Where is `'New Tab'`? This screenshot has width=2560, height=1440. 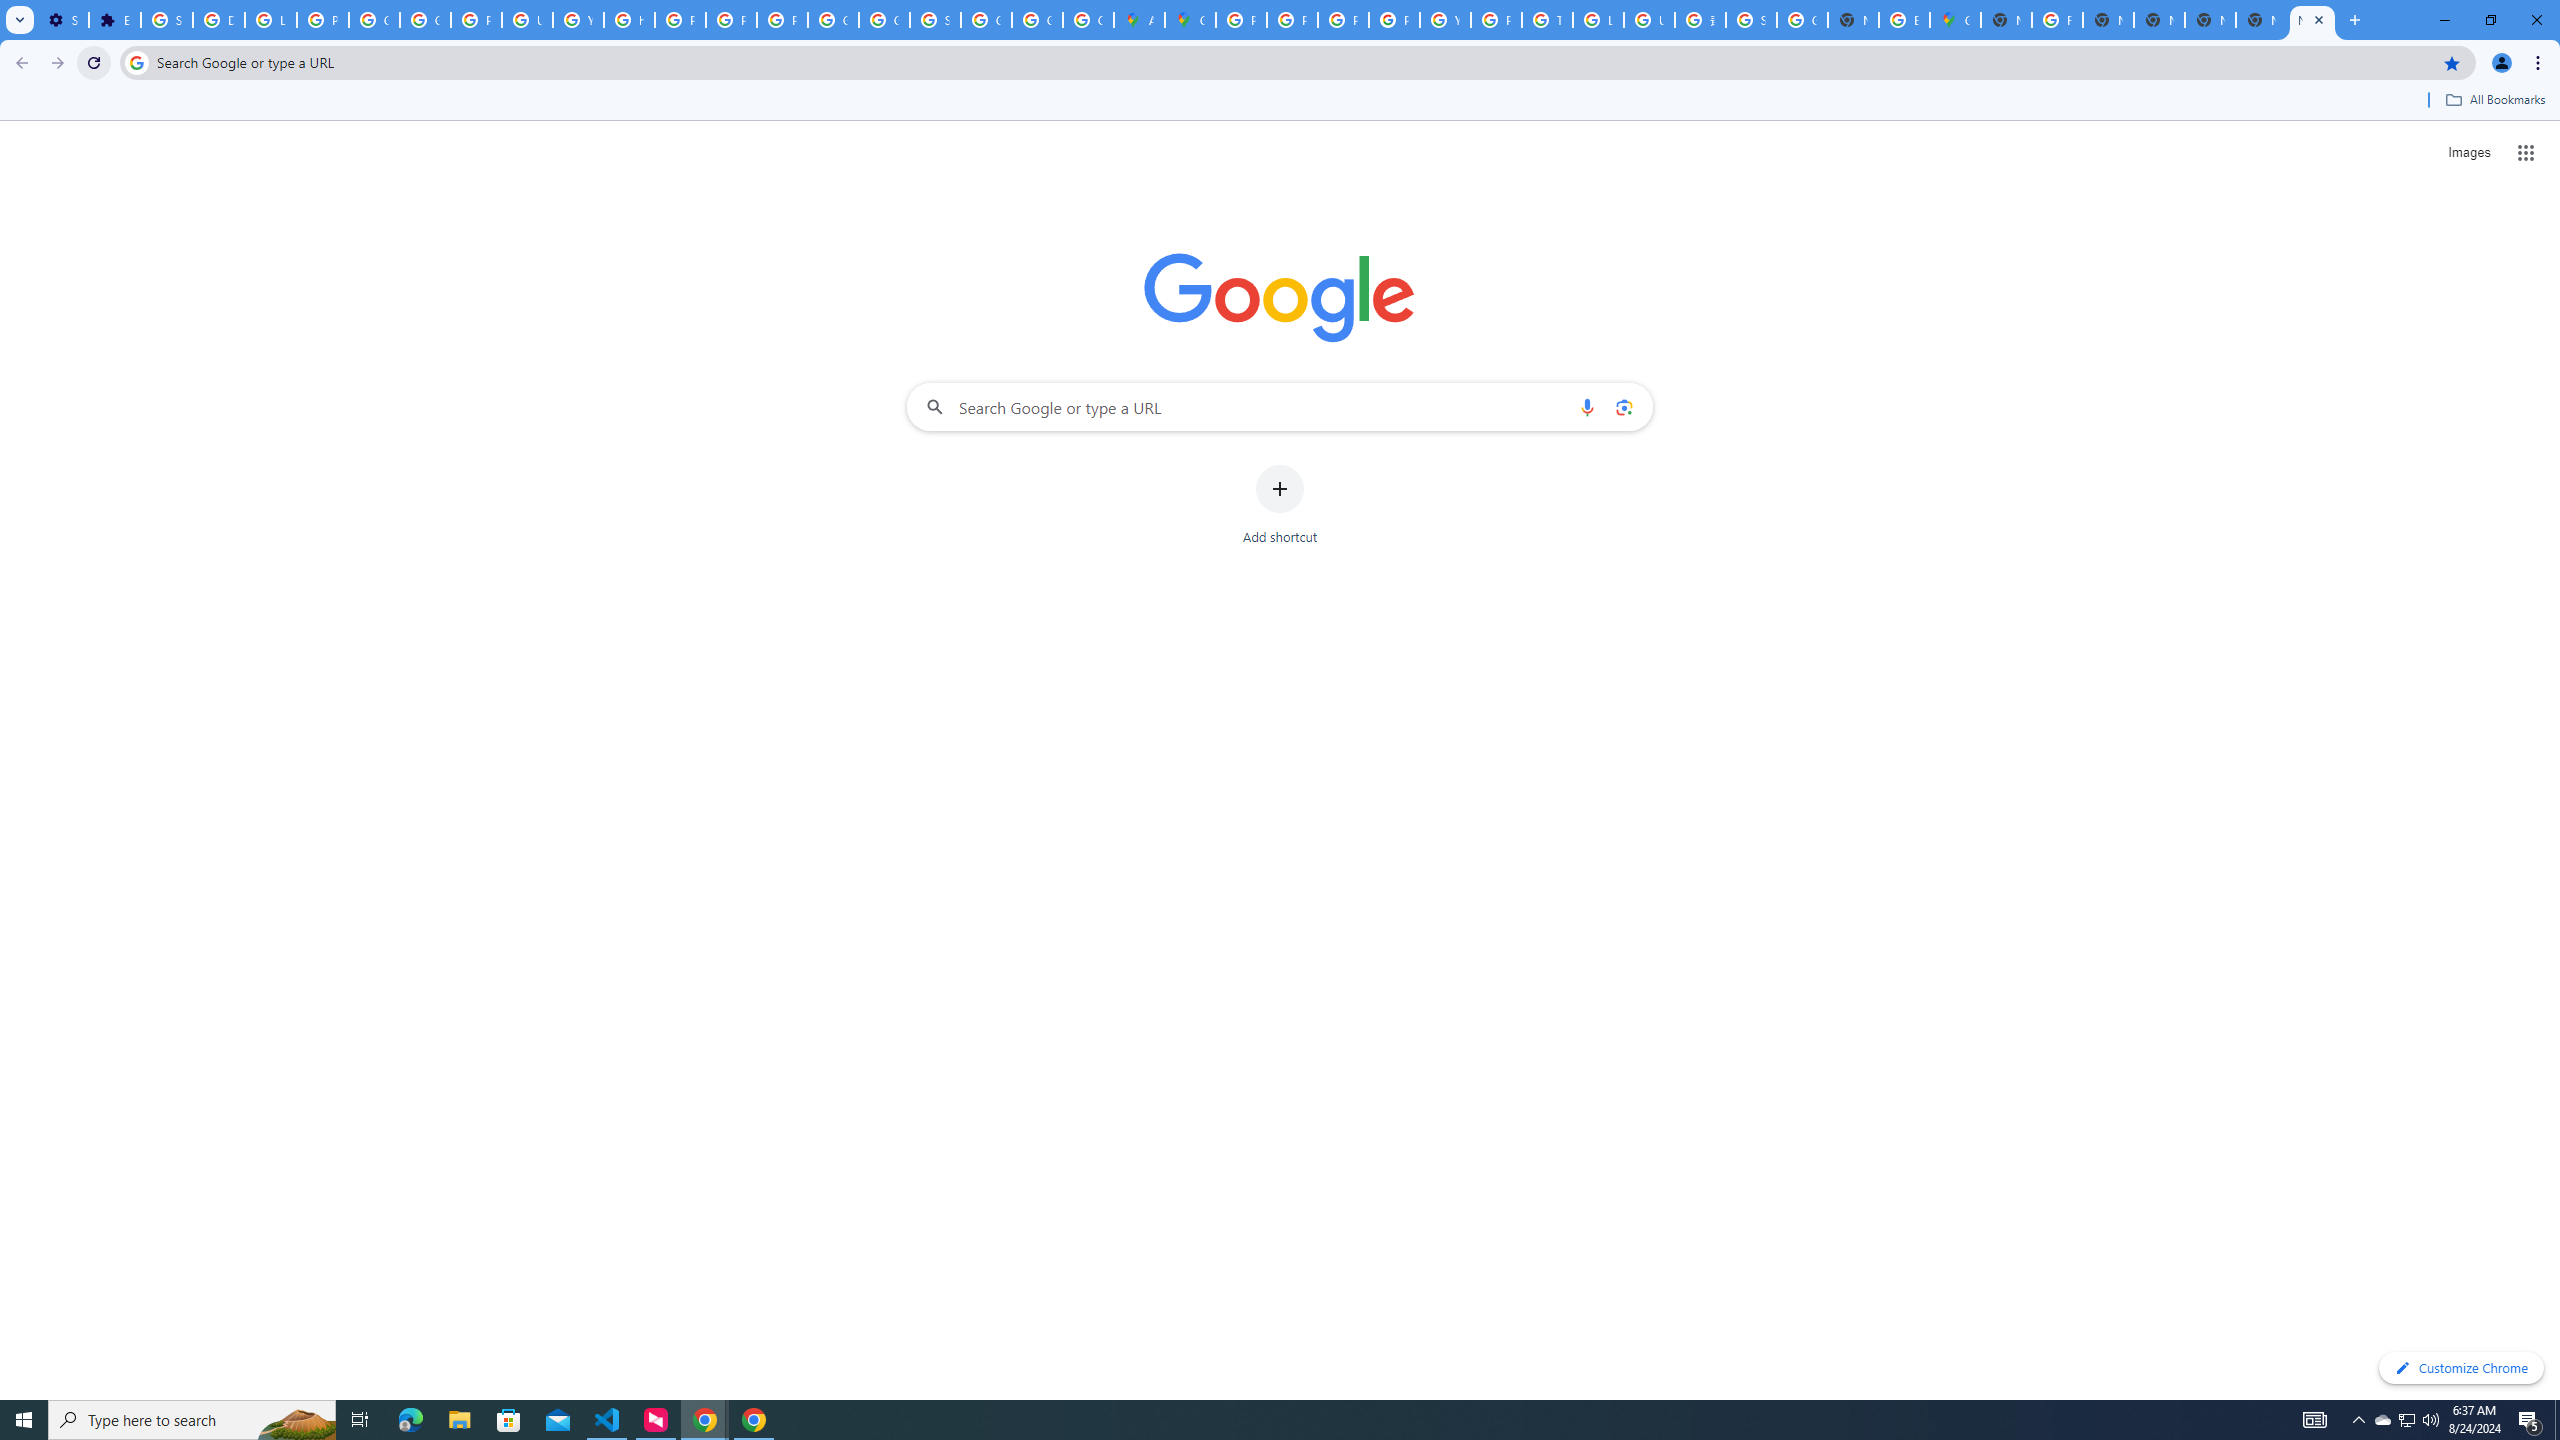
'New Tab' is located at coordinates (2261, 19).